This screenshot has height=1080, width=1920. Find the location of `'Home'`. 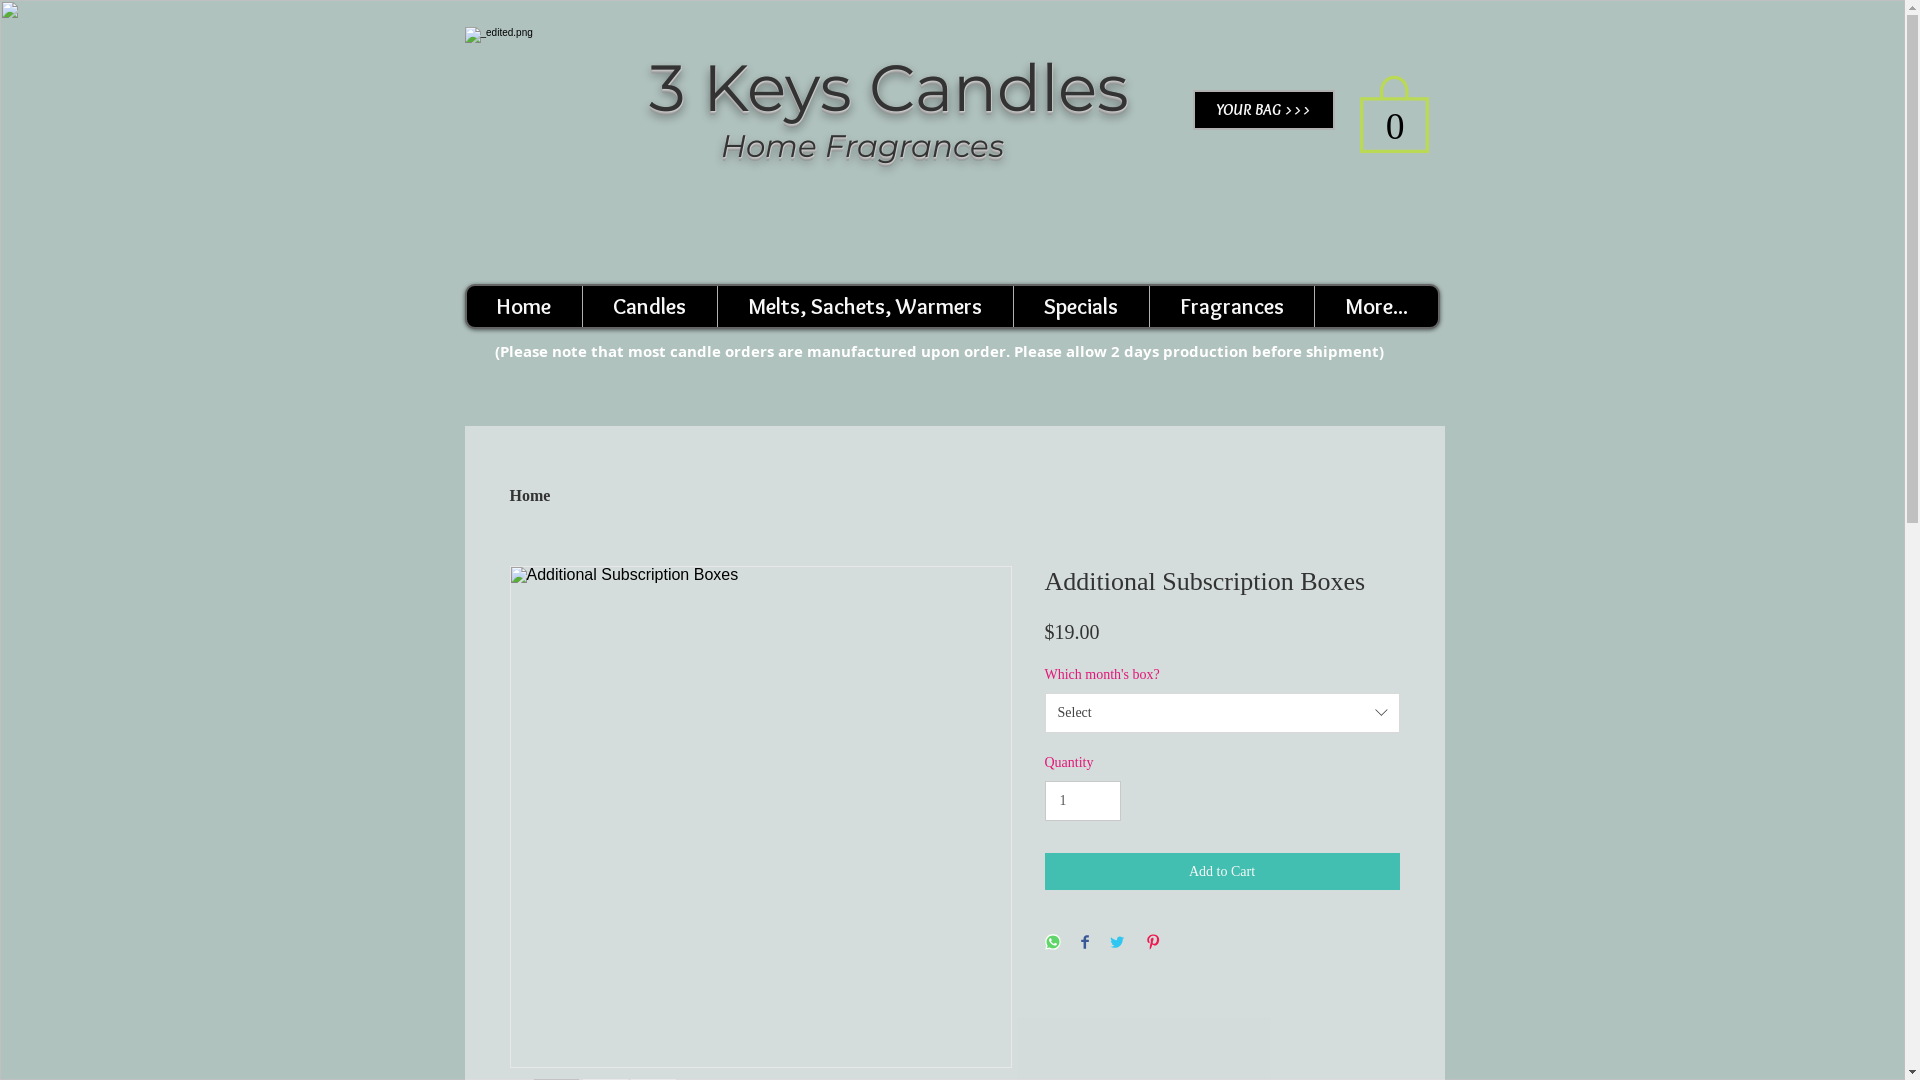

'Home' is located at coordinates (523, 306).